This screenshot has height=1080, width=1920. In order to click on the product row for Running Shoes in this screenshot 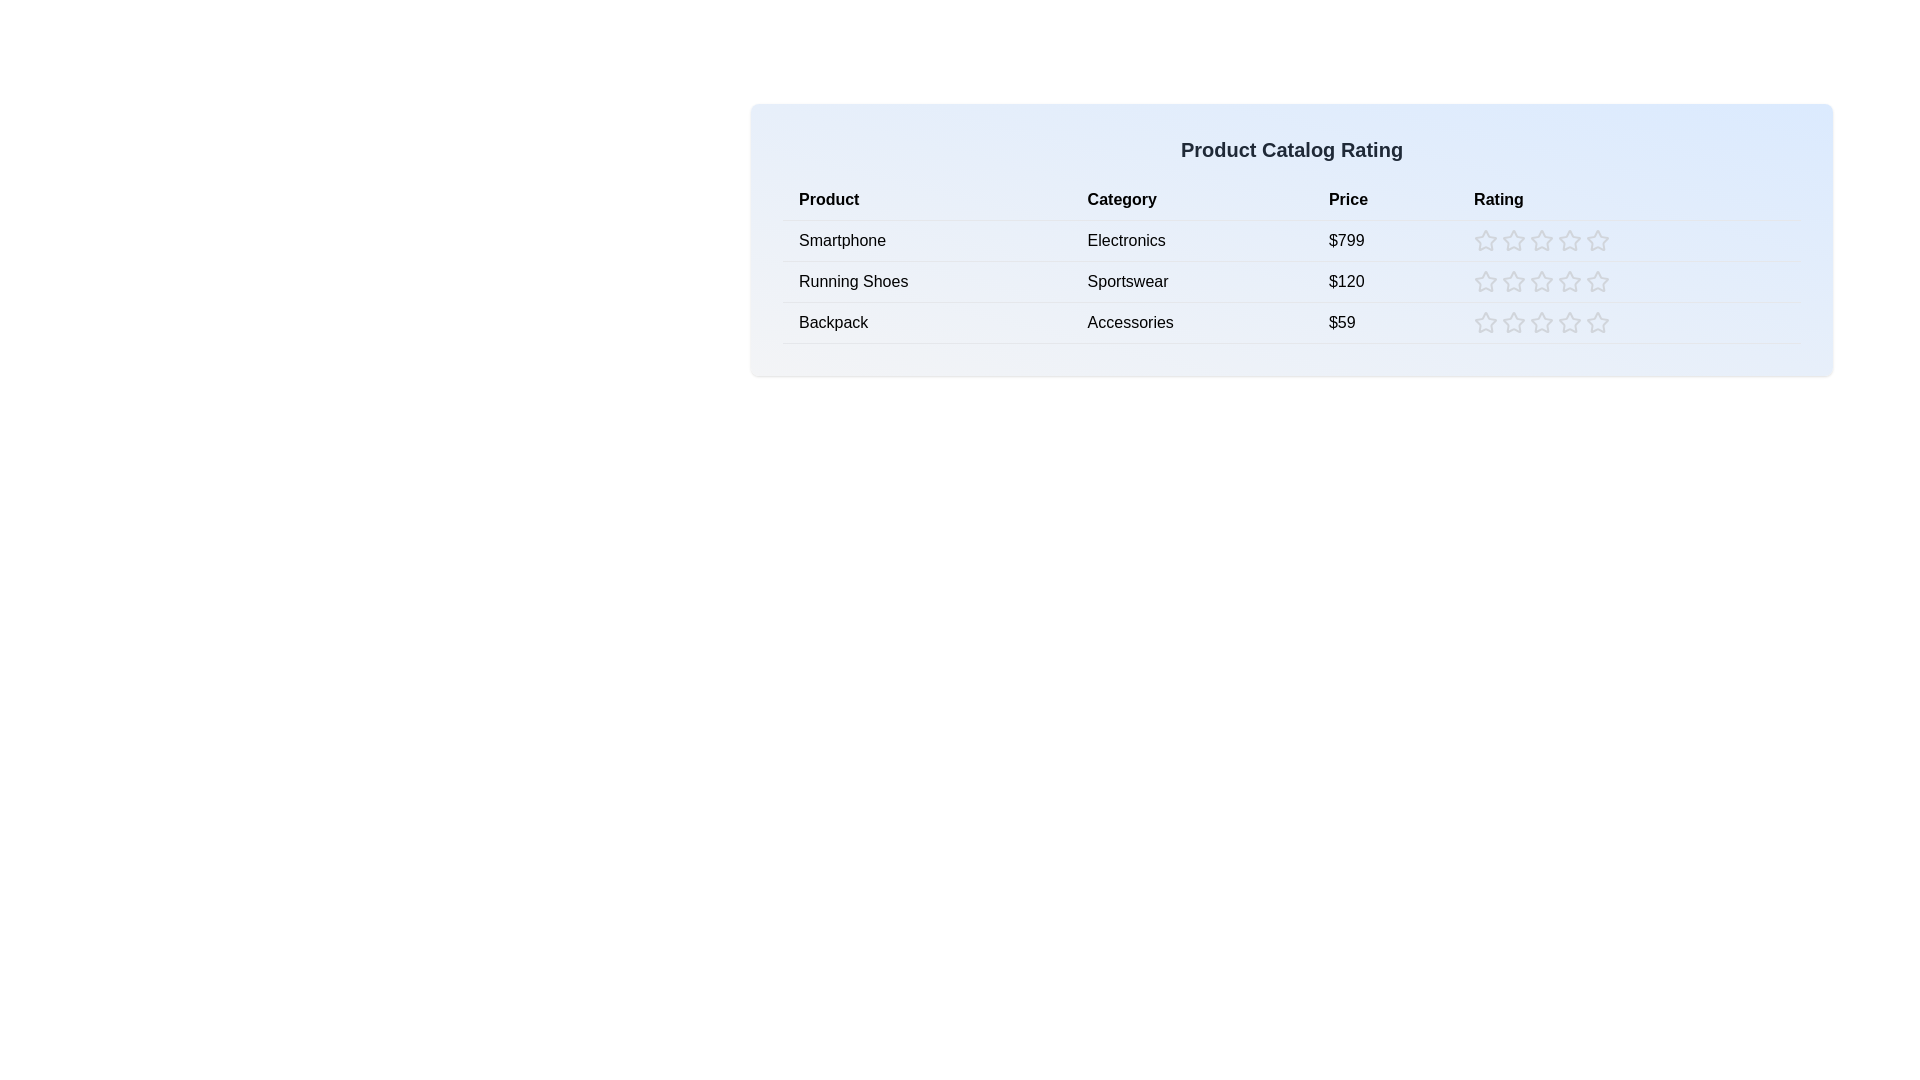, I will do `click(1291, 281)`.